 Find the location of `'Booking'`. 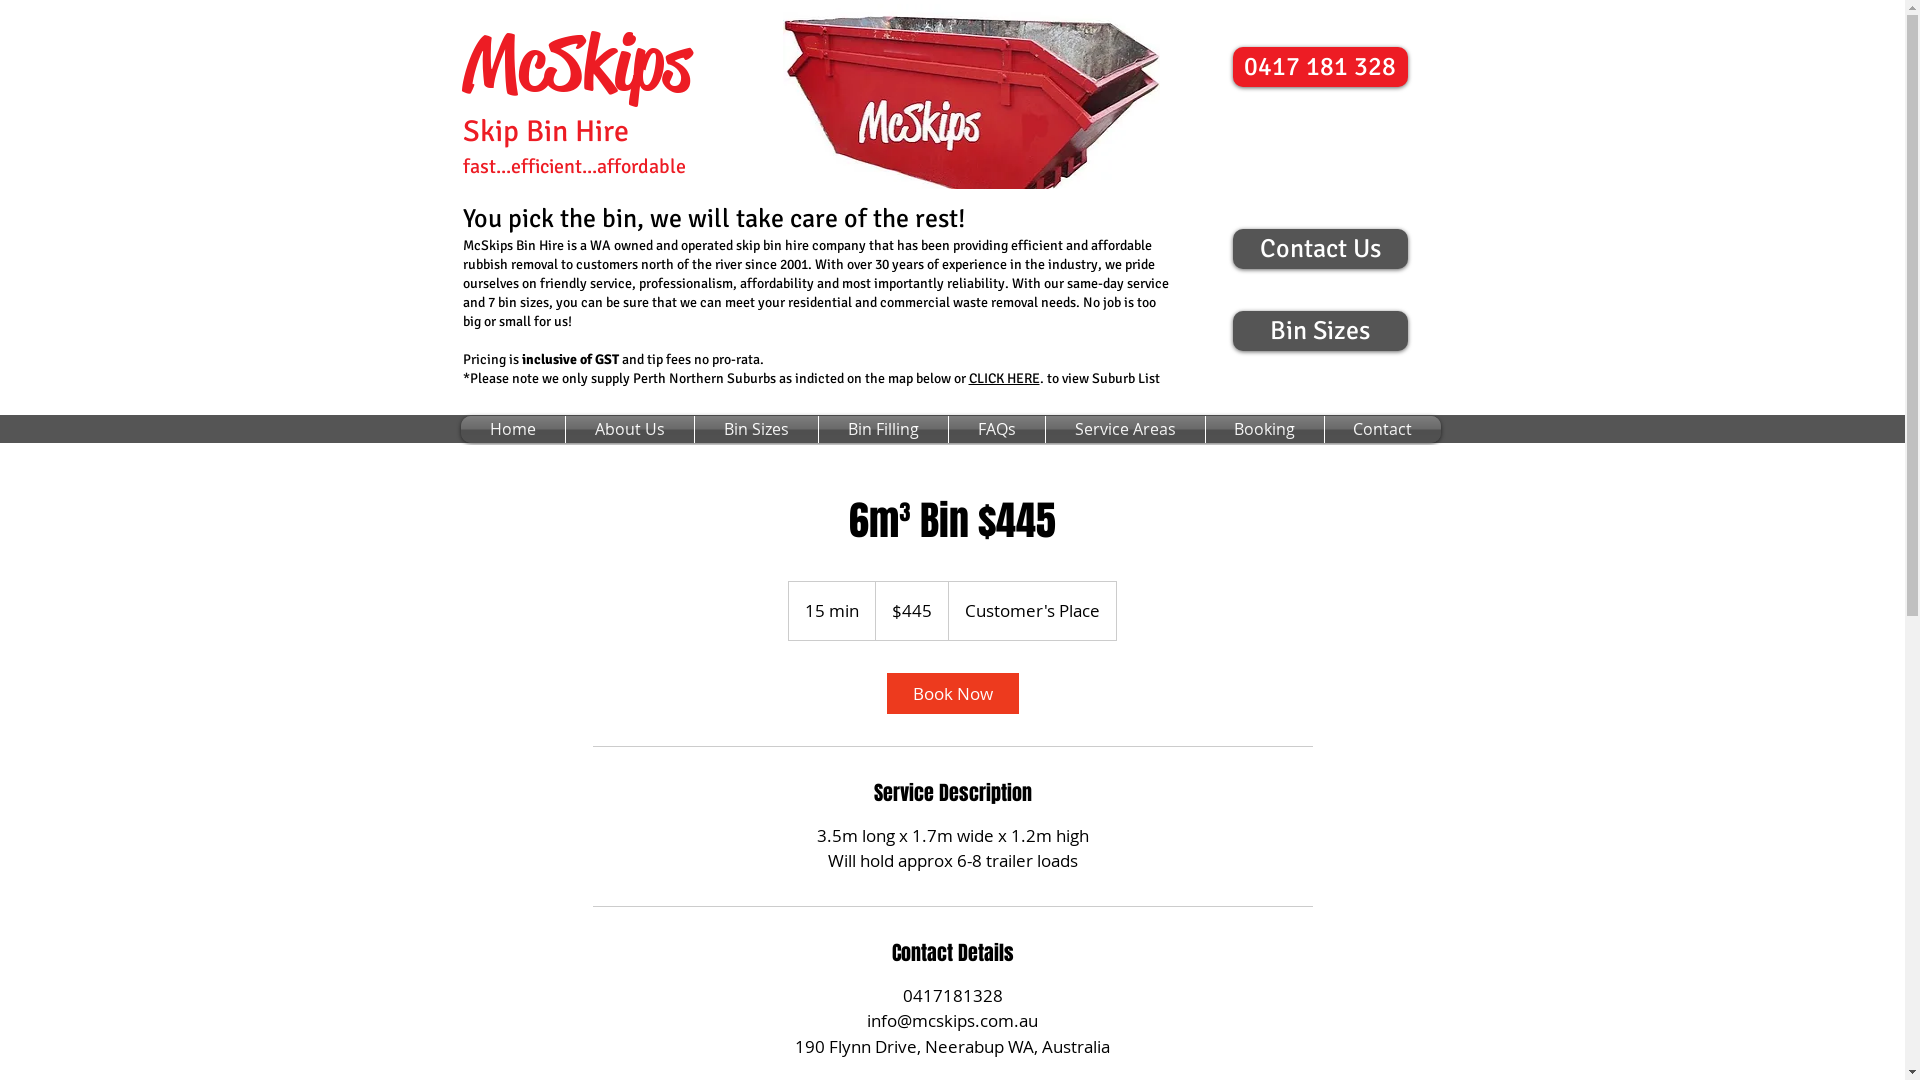

'Booking' is located at coordinates (1264, 428).